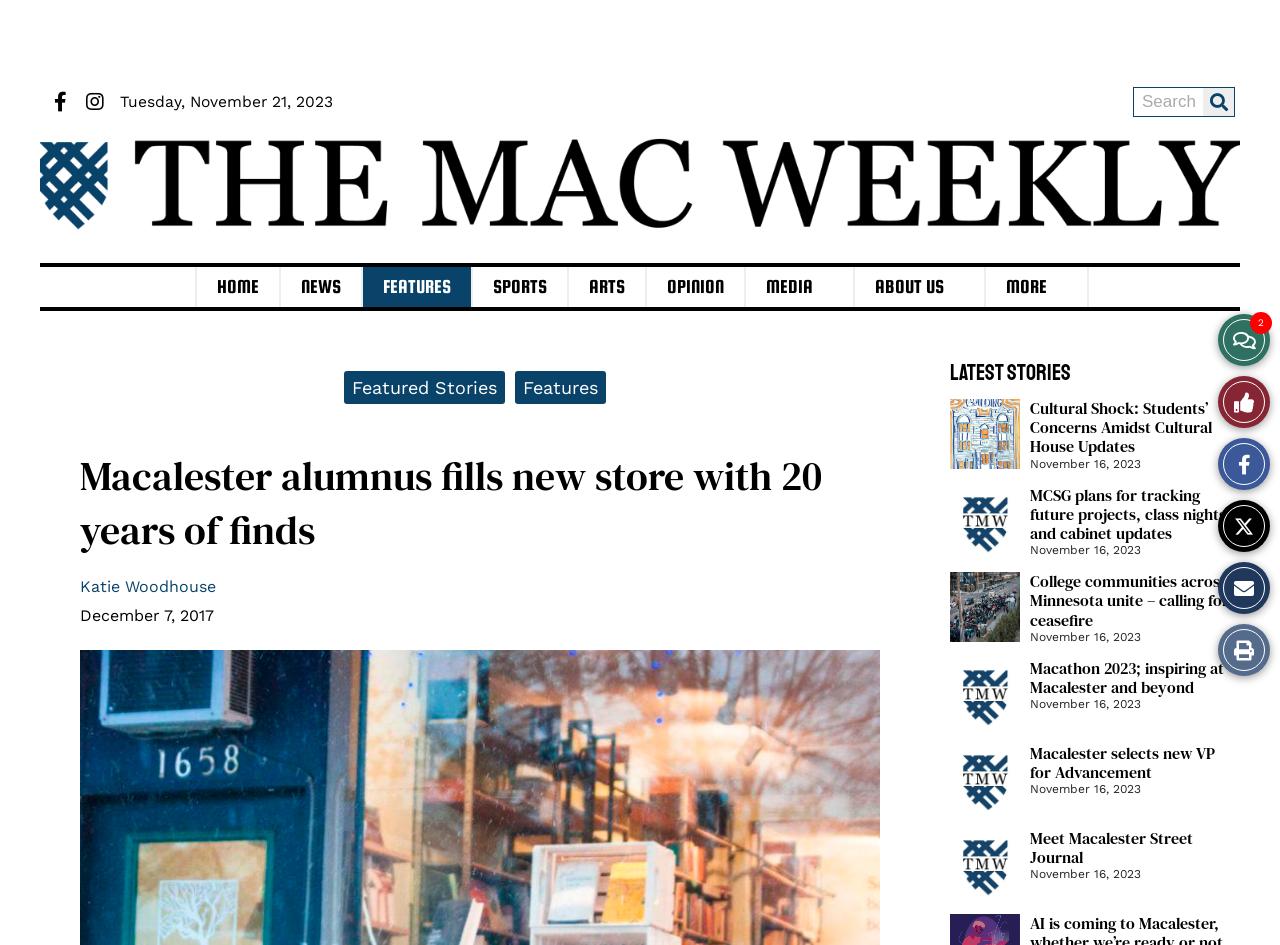  Describe the element at coordinates (560, 386) in the screenshot. I see `'Features'` at that location.